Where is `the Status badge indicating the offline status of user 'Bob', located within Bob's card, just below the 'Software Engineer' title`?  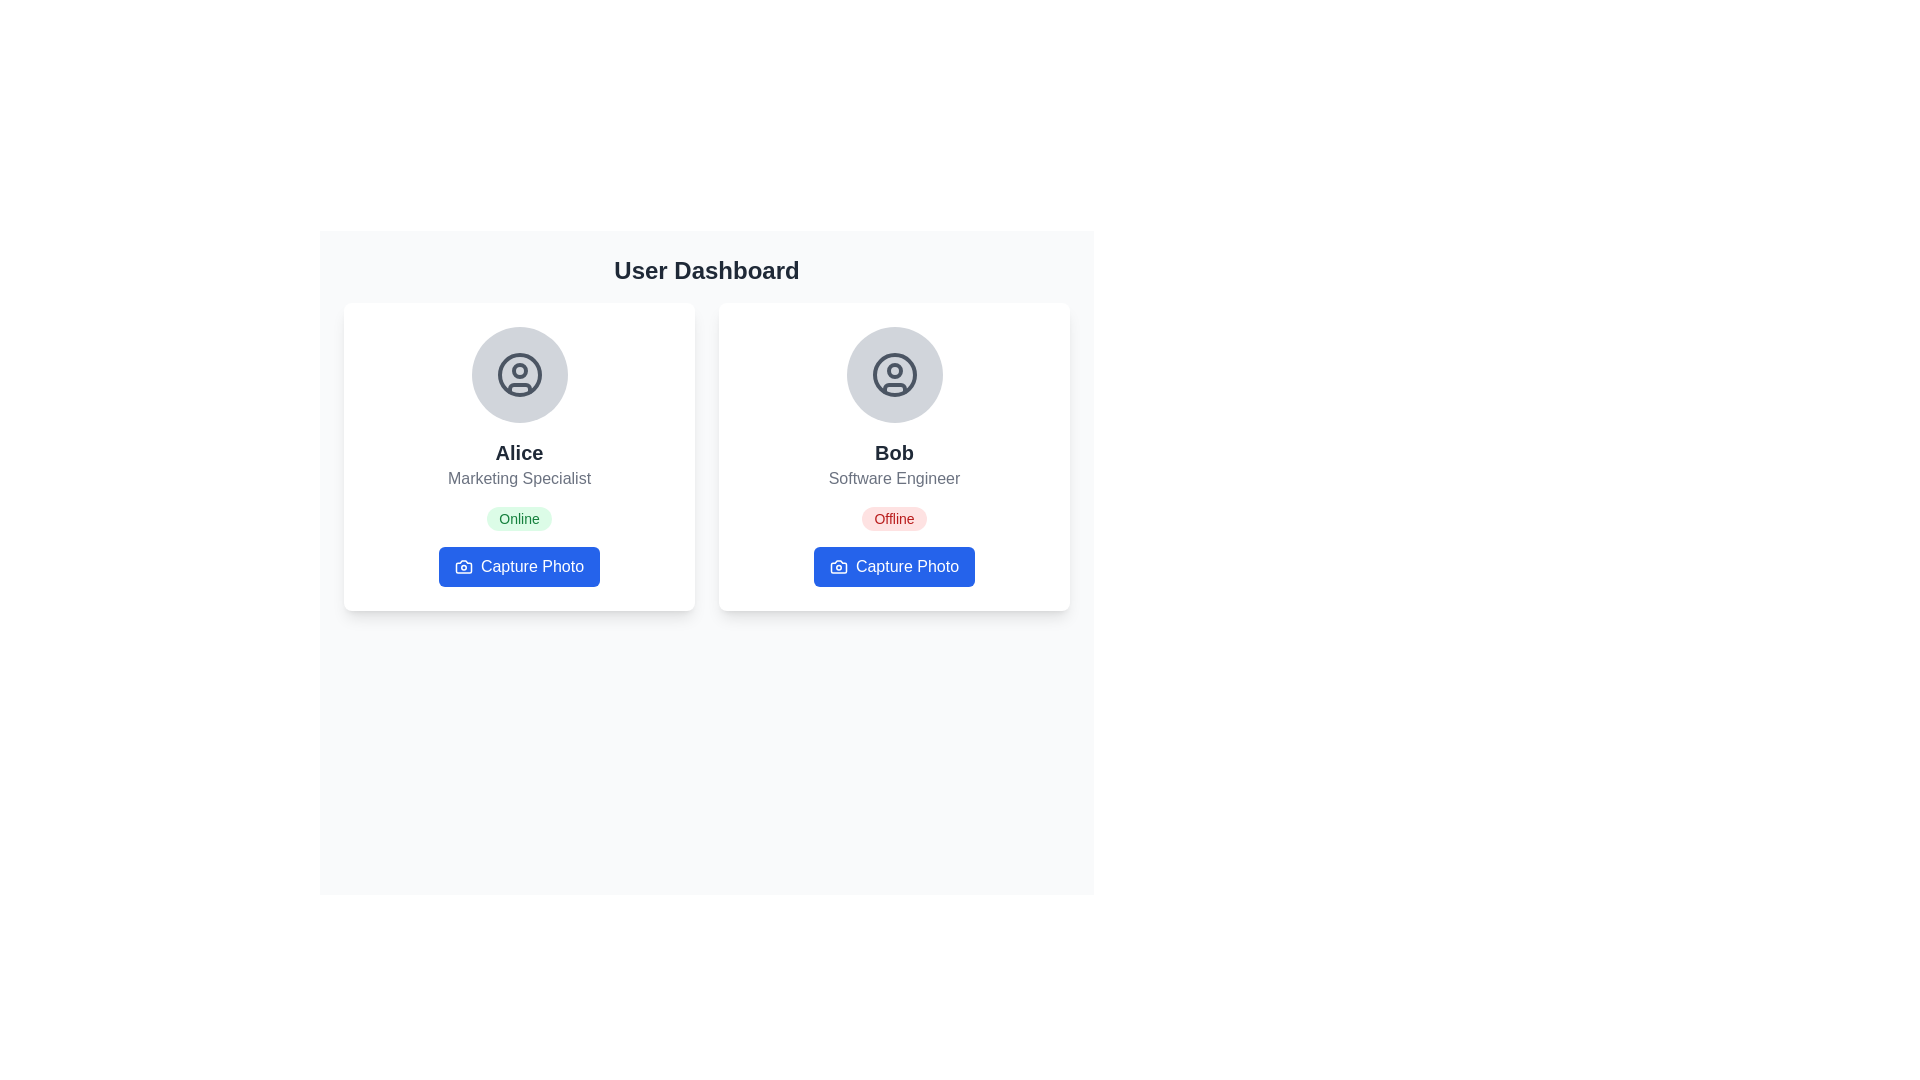 the Status badge indicating the offline status of user 'Bob', located within Bob's card, just below the 'Software Engineer' title is located at coordinates (893, 518).